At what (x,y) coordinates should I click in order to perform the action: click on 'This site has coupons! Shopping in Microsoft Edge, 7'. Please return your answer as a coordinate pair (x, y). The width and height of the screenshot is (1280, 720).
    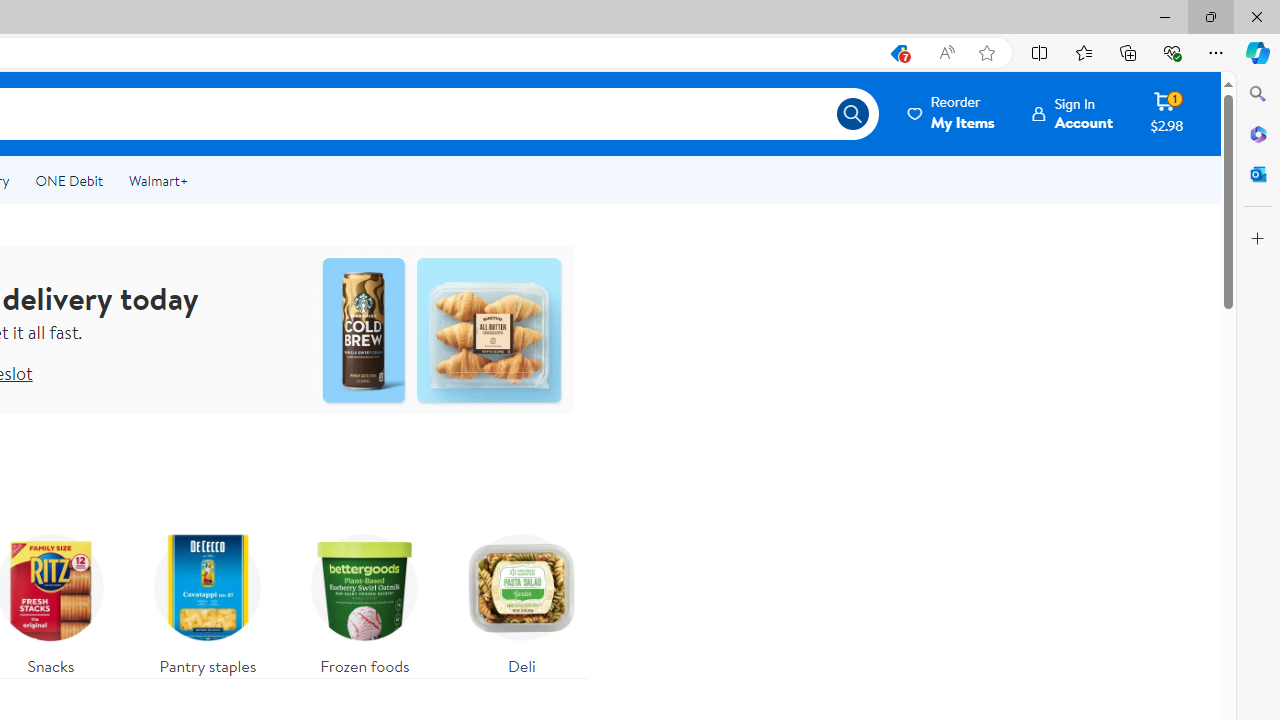
    Looking at the image, I should click on (897, 52).